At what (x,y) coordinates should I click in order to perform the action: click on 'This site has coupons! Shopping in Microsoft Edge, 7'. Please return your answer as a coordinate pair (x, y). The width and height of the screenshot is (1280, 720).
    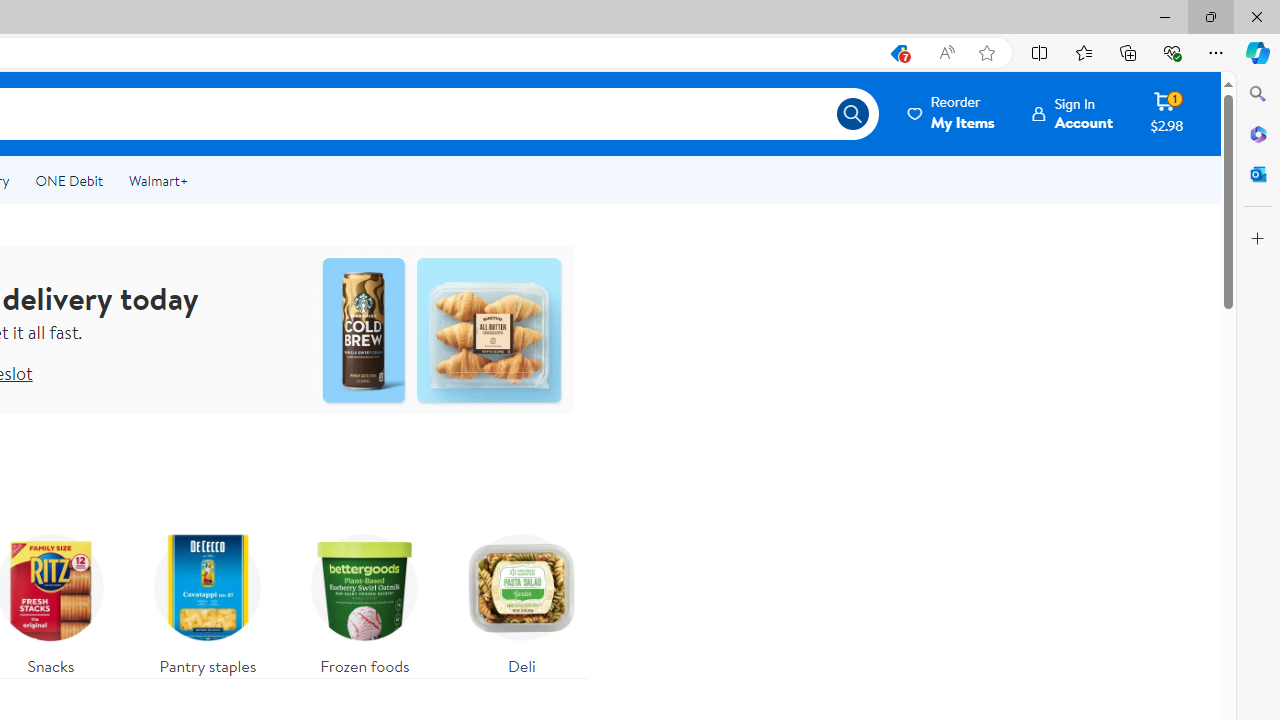
    Looking at the image, I should click on (897, 52).